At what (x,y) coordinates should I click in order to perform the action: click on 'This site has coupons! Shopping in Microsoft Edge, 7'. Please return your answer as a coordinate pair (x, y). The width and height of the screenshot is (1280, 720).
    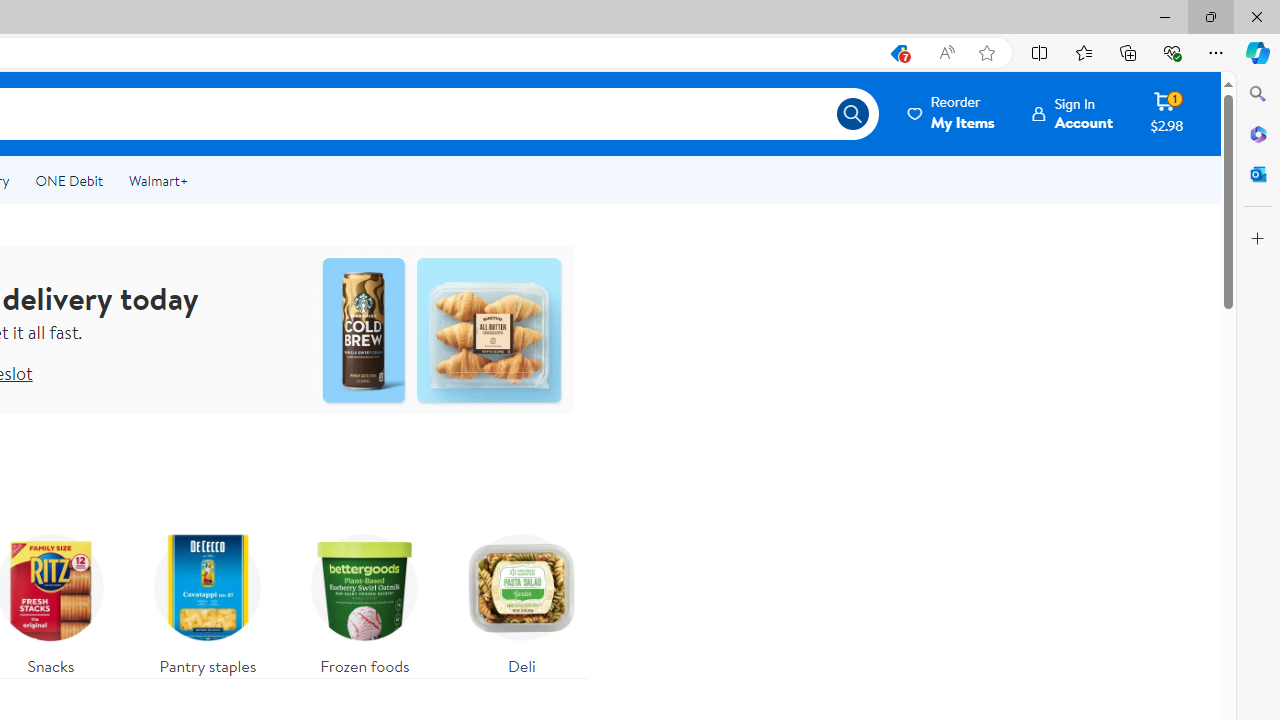
    Looking at the image, I should click on (897, 52).